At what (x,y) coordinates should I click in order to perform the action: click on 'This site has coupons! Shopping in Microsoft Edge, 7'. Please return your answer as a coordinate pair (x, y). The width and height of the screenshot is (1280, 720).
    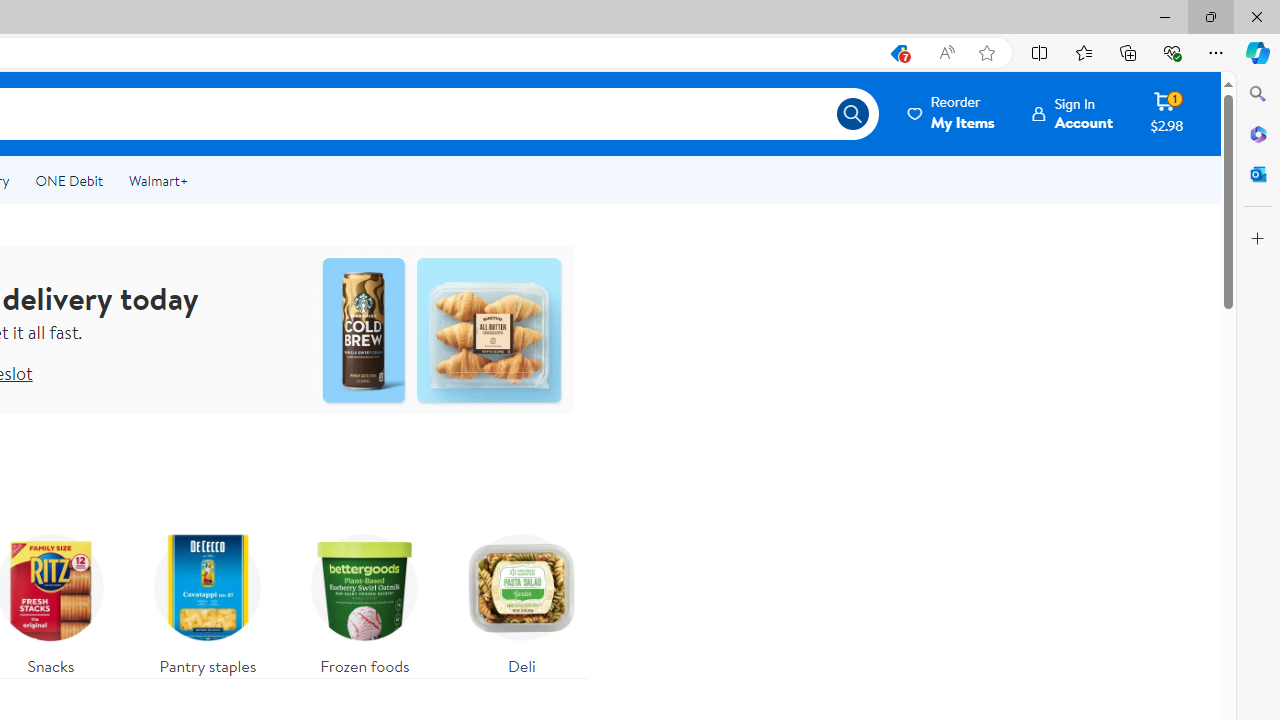
    Looking at the image, I should click on (897, 52).